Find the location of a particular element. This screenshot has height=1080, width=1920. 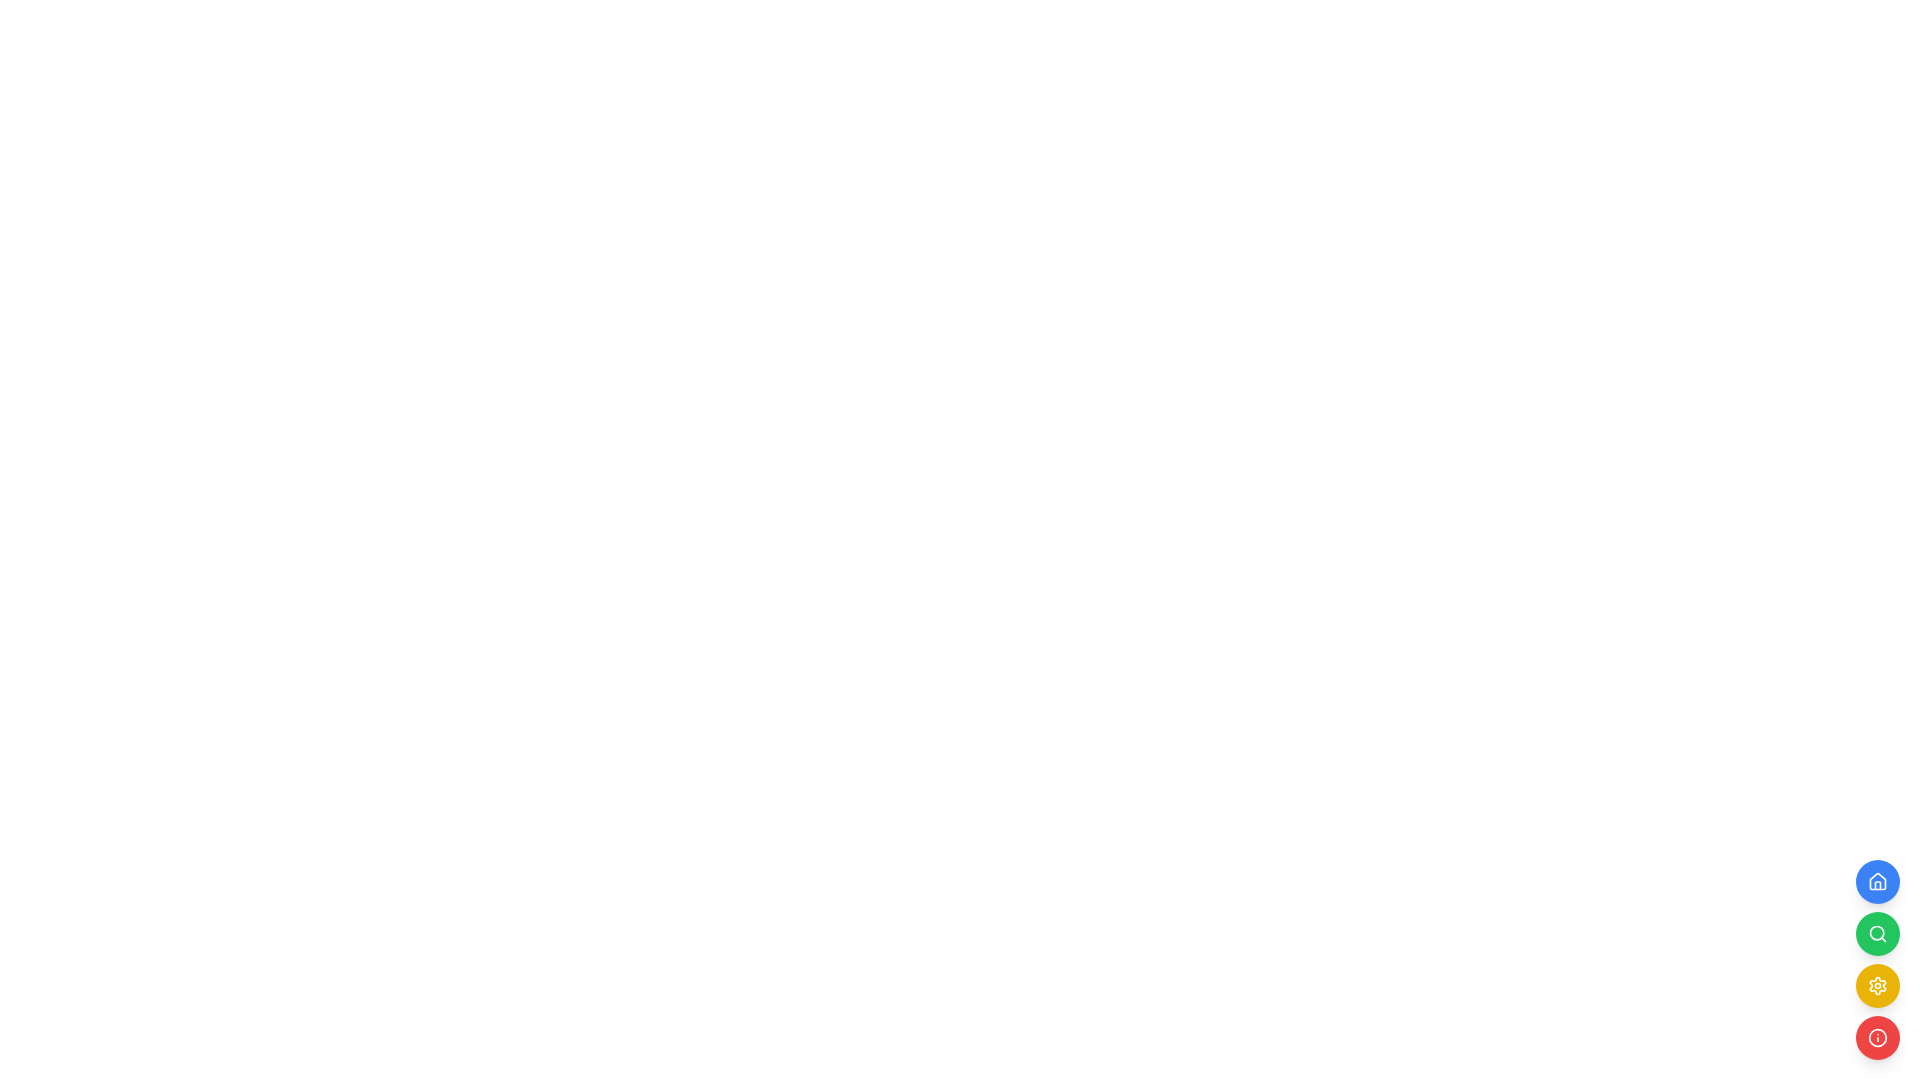

the 'Home' icon, which is a house-shaped icon with a blue background and white lines, located at the top of a vertical group of circular icons on the right side of the interface is located at coordinates (1876, 881).